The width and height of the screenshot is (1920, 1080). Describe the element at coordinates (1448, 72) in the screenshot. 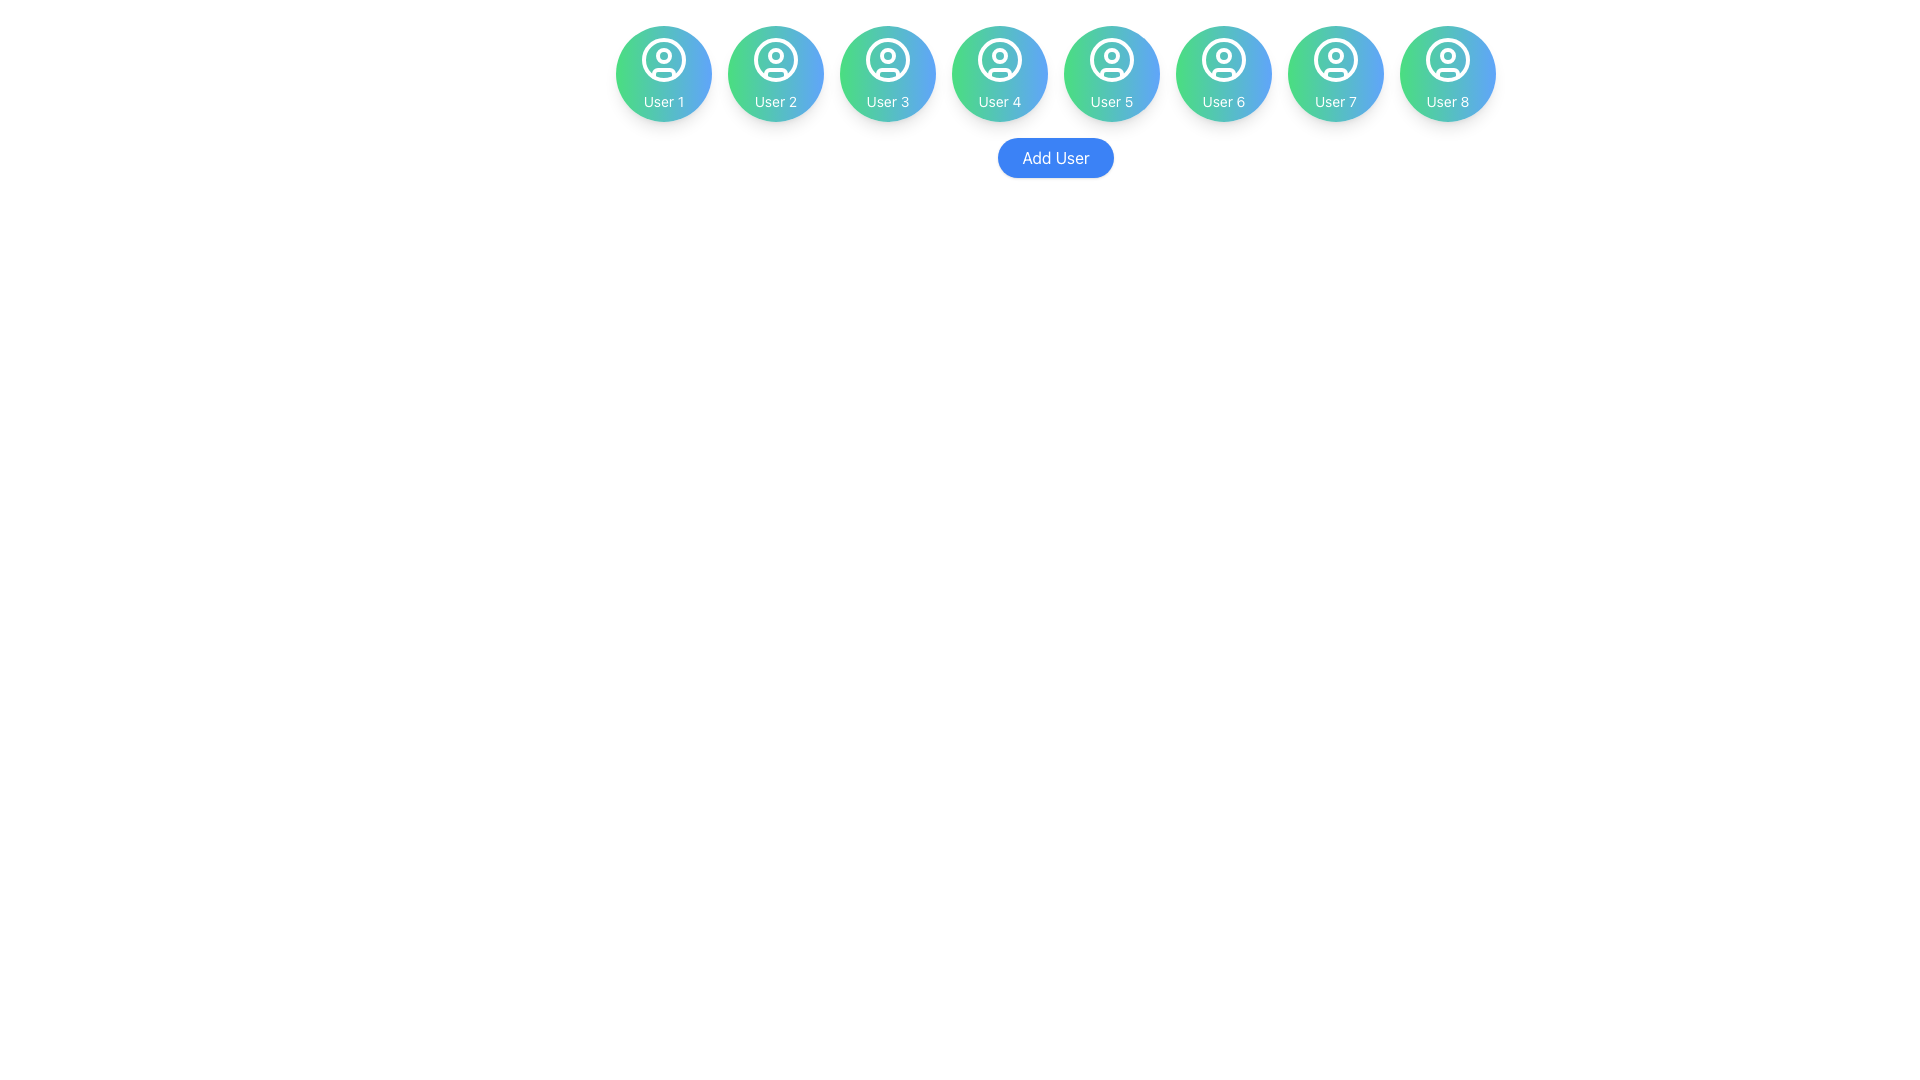

I see `the circular user button labeled 'User 8' with a gradient background transitioning from green to blue, located at the far right of the row in the top section of the interface` at that location.